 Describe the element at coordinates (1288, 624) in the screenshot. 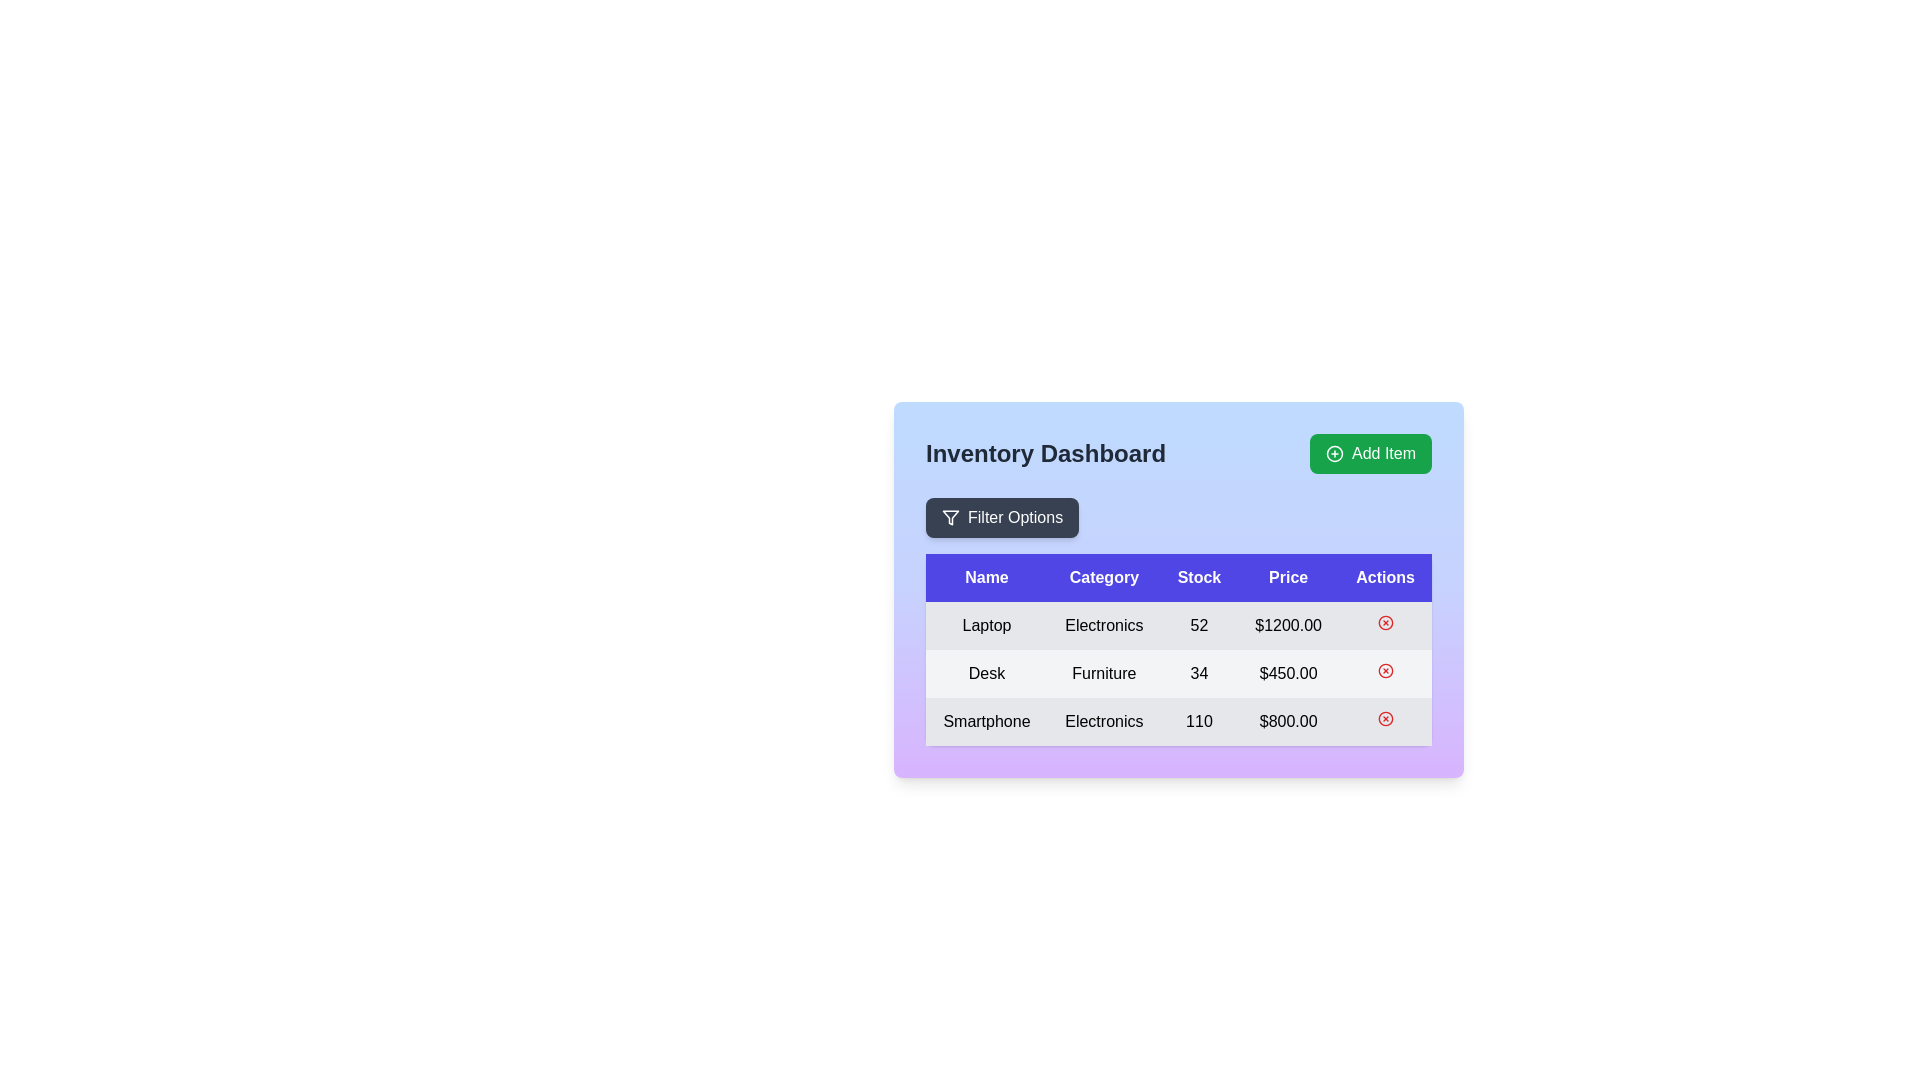

I see `the text field displaying '$1200.00' in bold, black font, located in the 'Price' column of the table under the 'Laptop' item` at that location.